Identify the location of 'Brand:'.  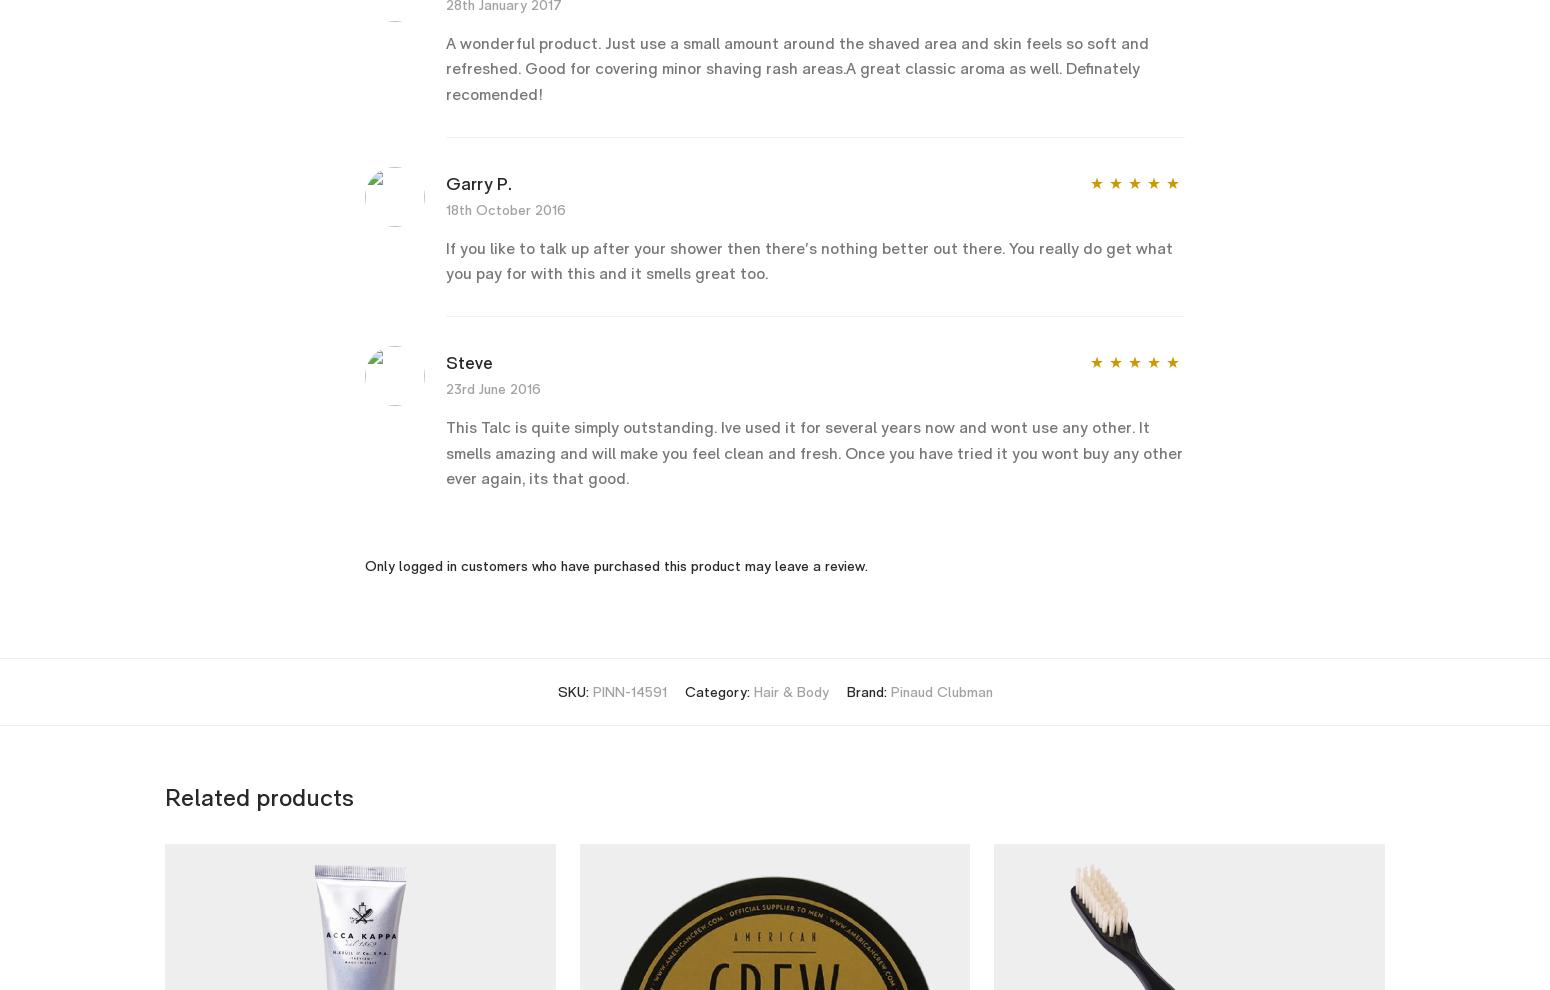
(868, 691).